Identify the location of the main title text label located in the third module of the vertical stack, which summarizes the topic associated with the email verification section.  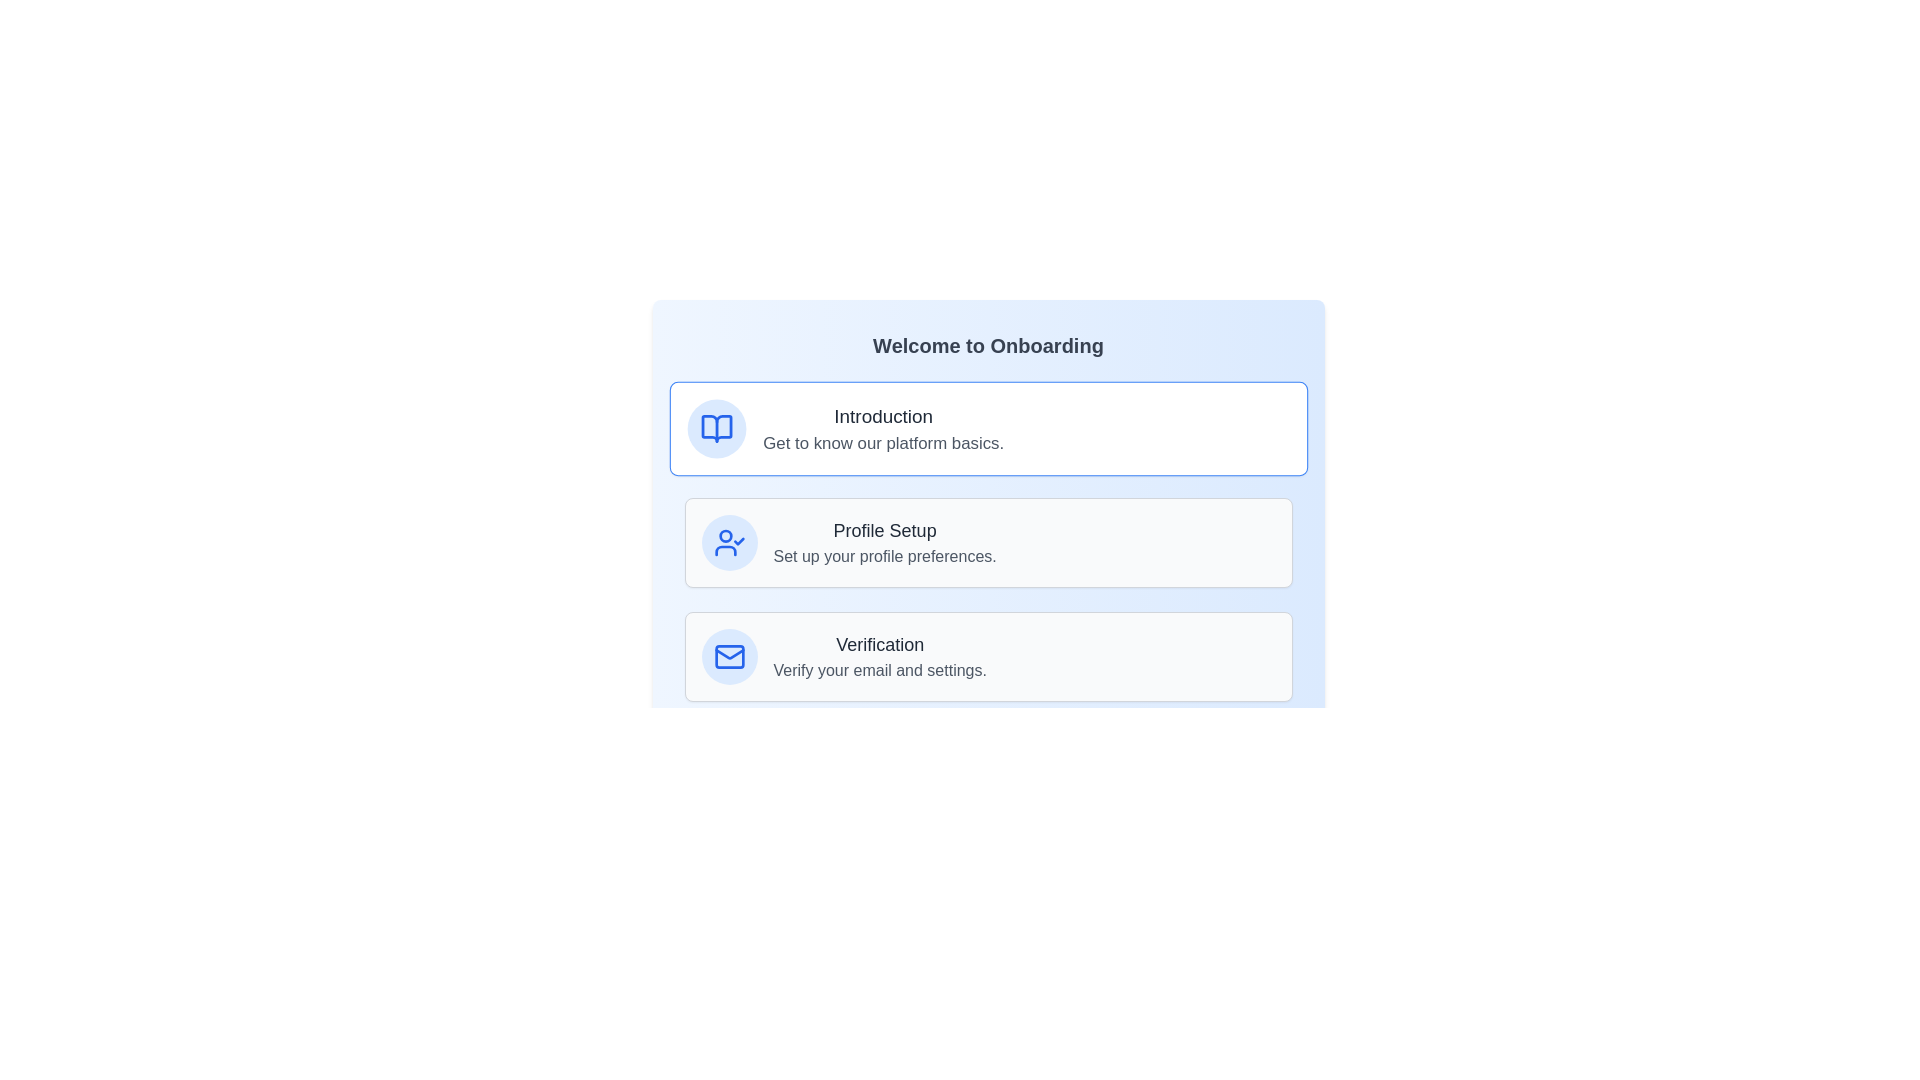
(880, 644).